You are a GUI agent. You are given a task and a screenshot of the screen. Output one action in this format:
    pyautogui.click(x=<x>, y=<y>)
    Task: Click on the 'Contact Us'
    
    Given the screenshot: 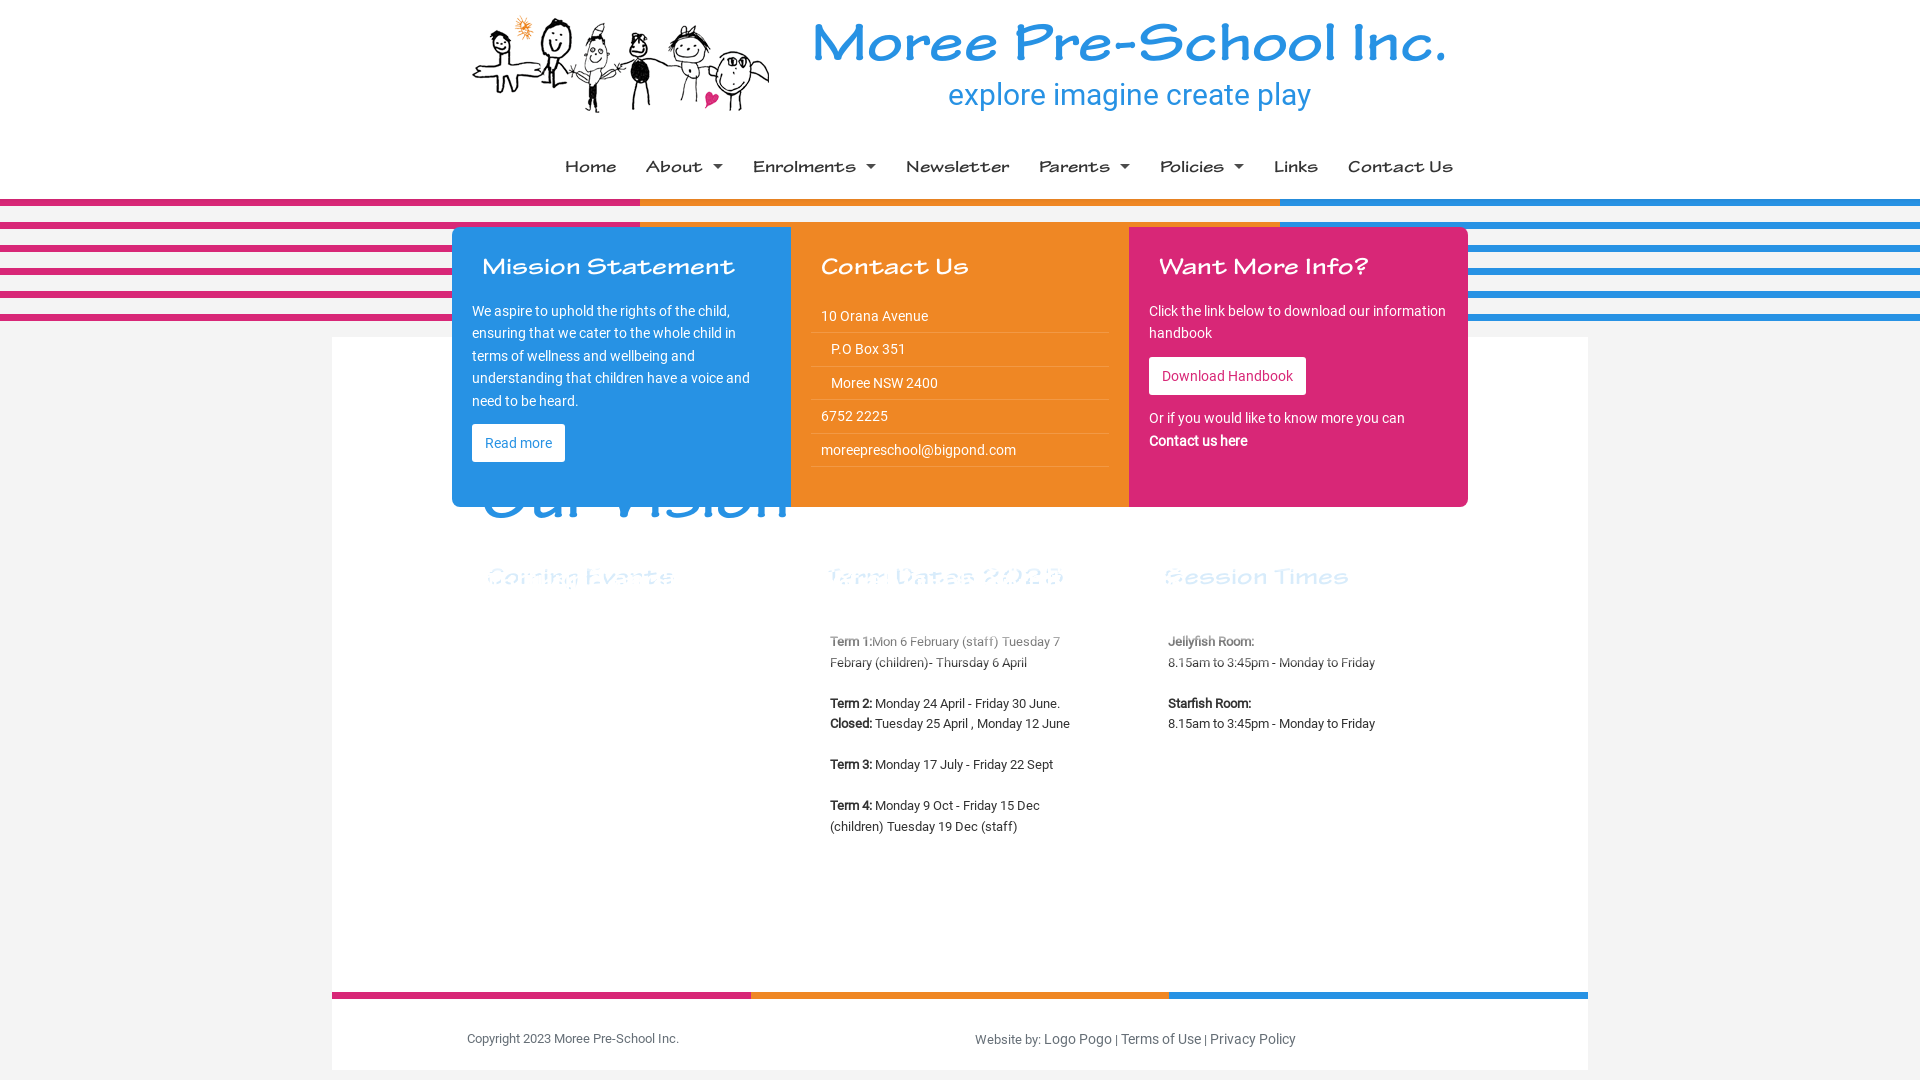 What is the action you would take?
    pyautogui.click(x=1399, y=165)
    